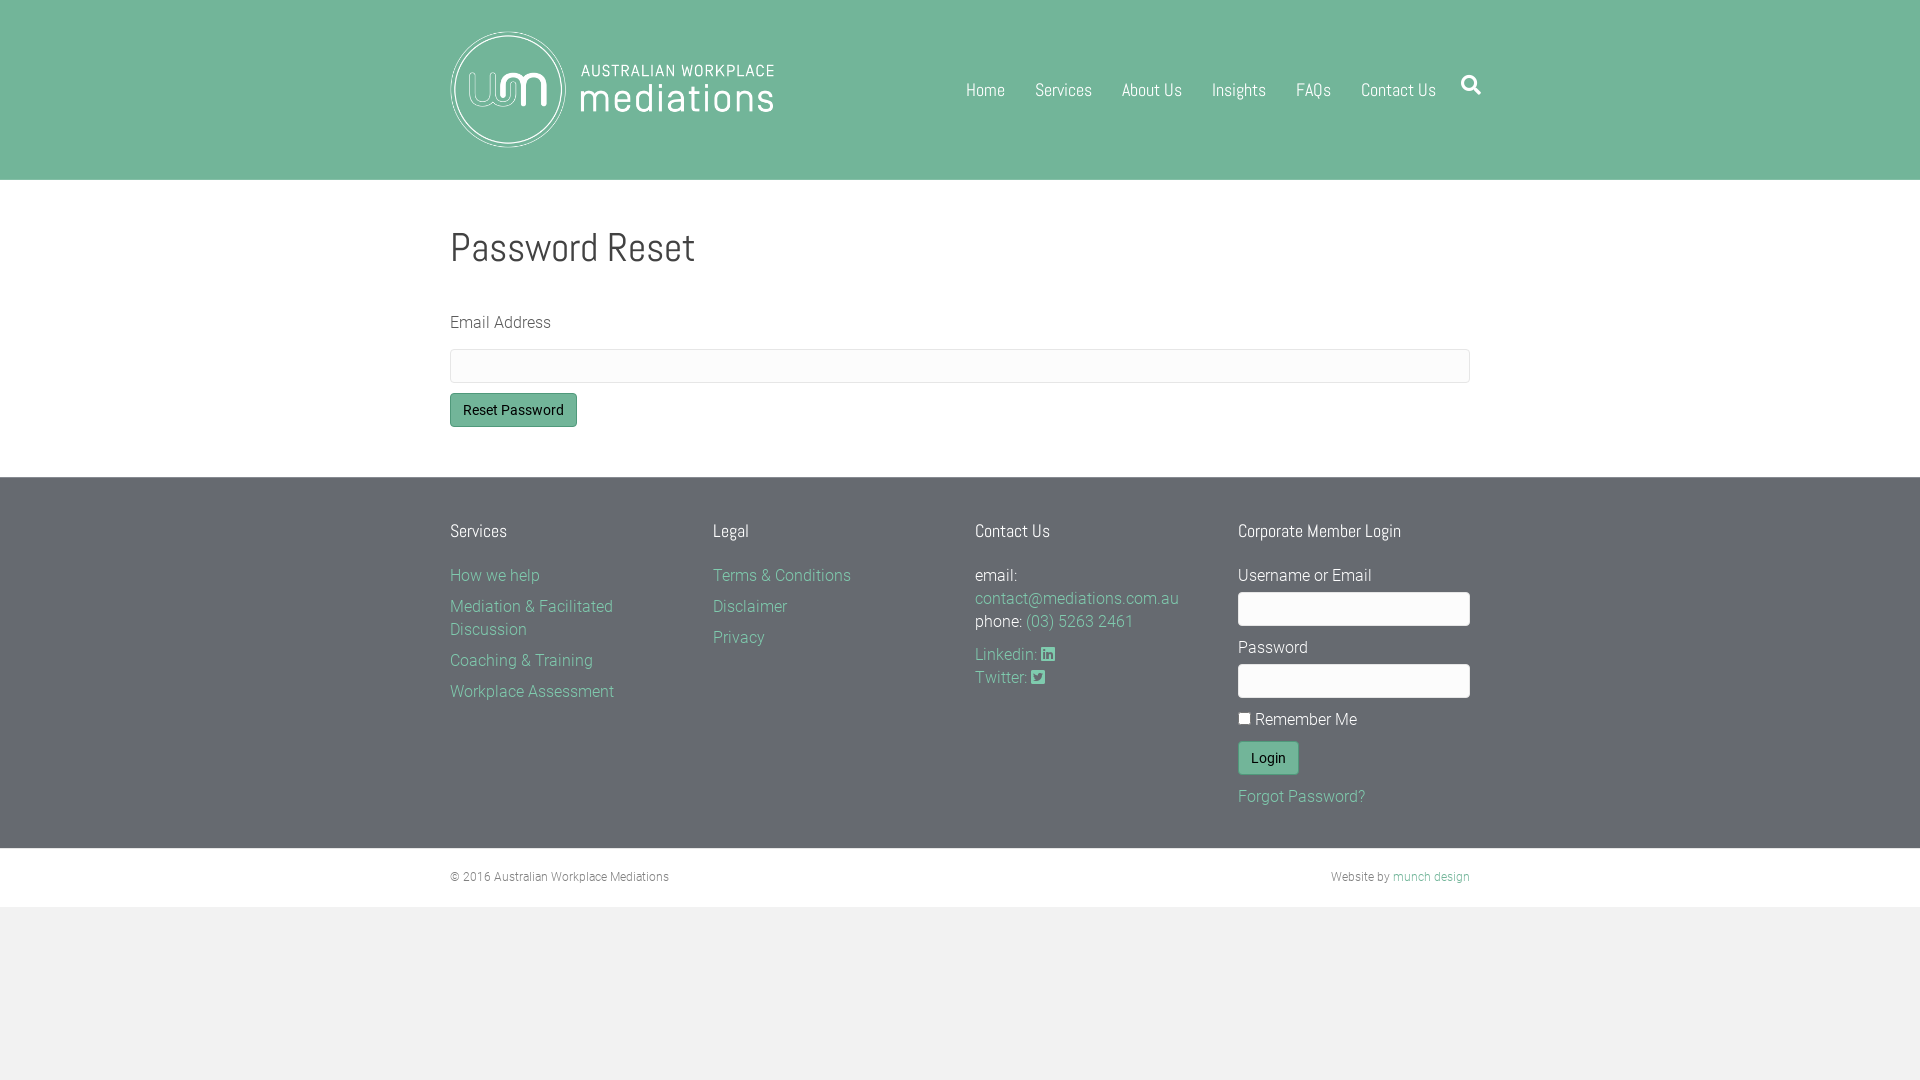 This screenshot has height=1080, width=1920. I want to click on 'FAQs', so click(1313, 88).